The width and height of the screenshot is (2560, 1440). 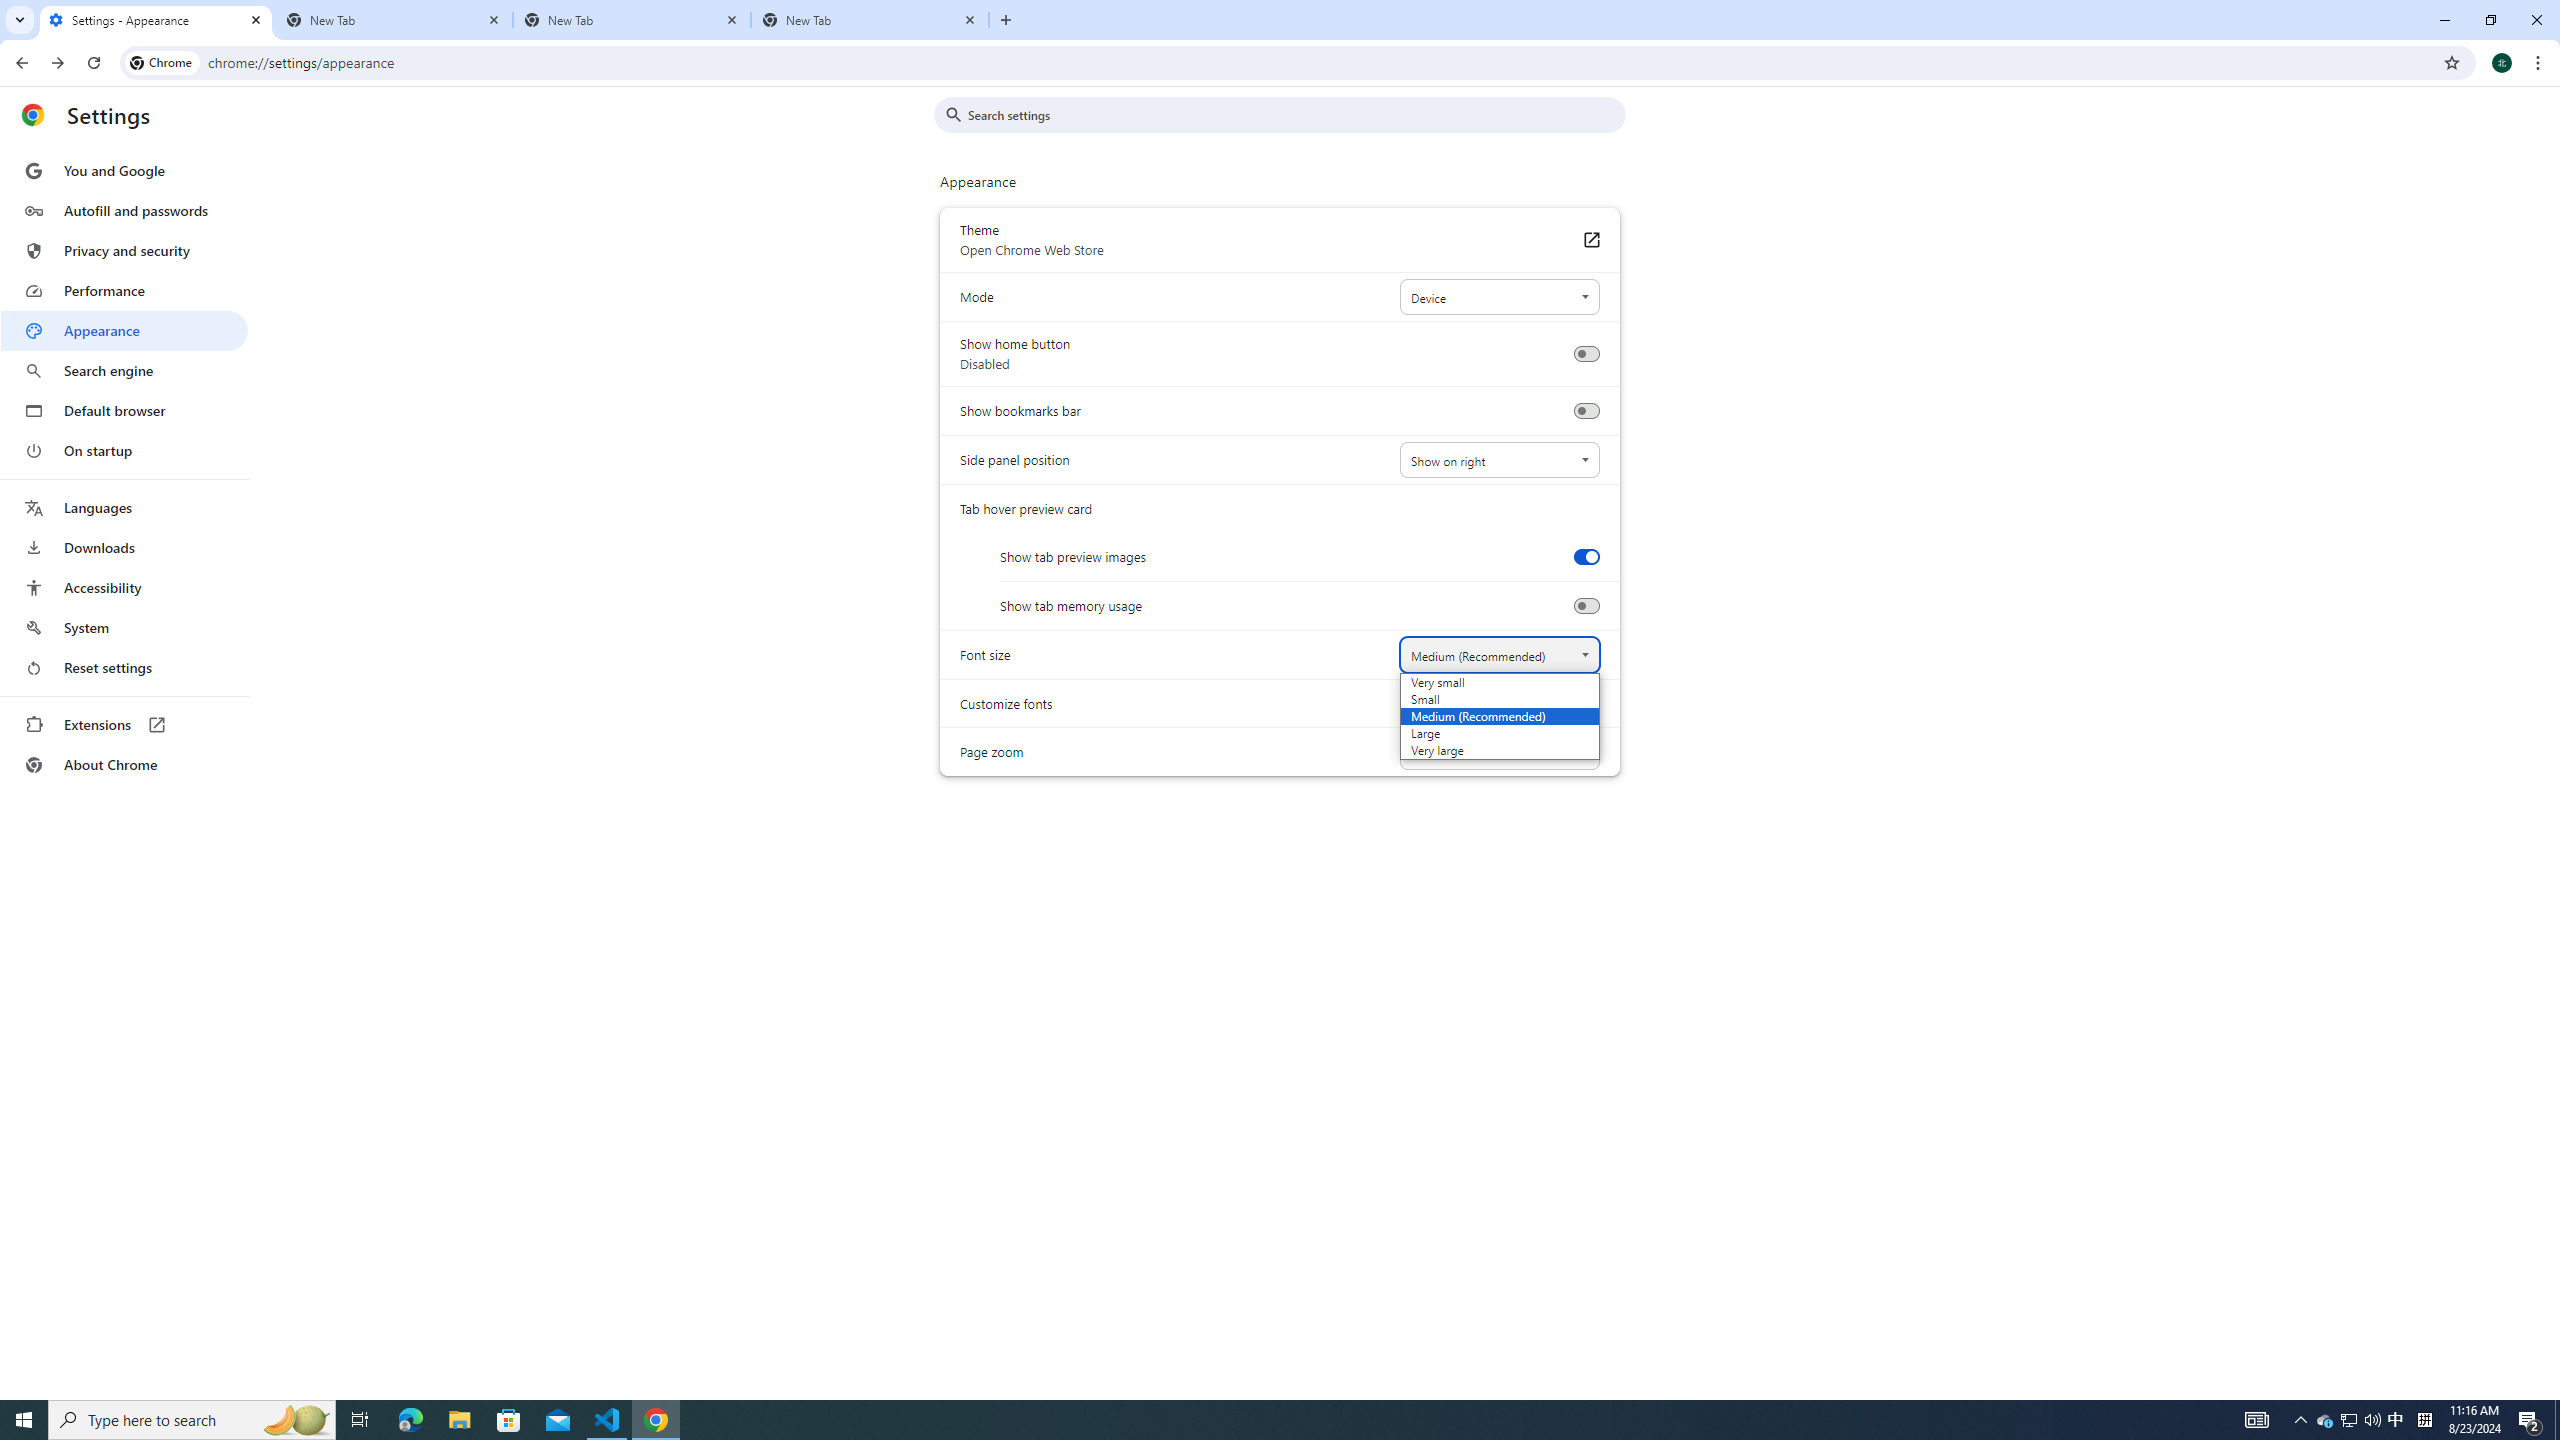 What do you see at coordinates (123, 210) in the screenshot?
I see `'Autofill and passwords'` at bounding box center [123, 210].